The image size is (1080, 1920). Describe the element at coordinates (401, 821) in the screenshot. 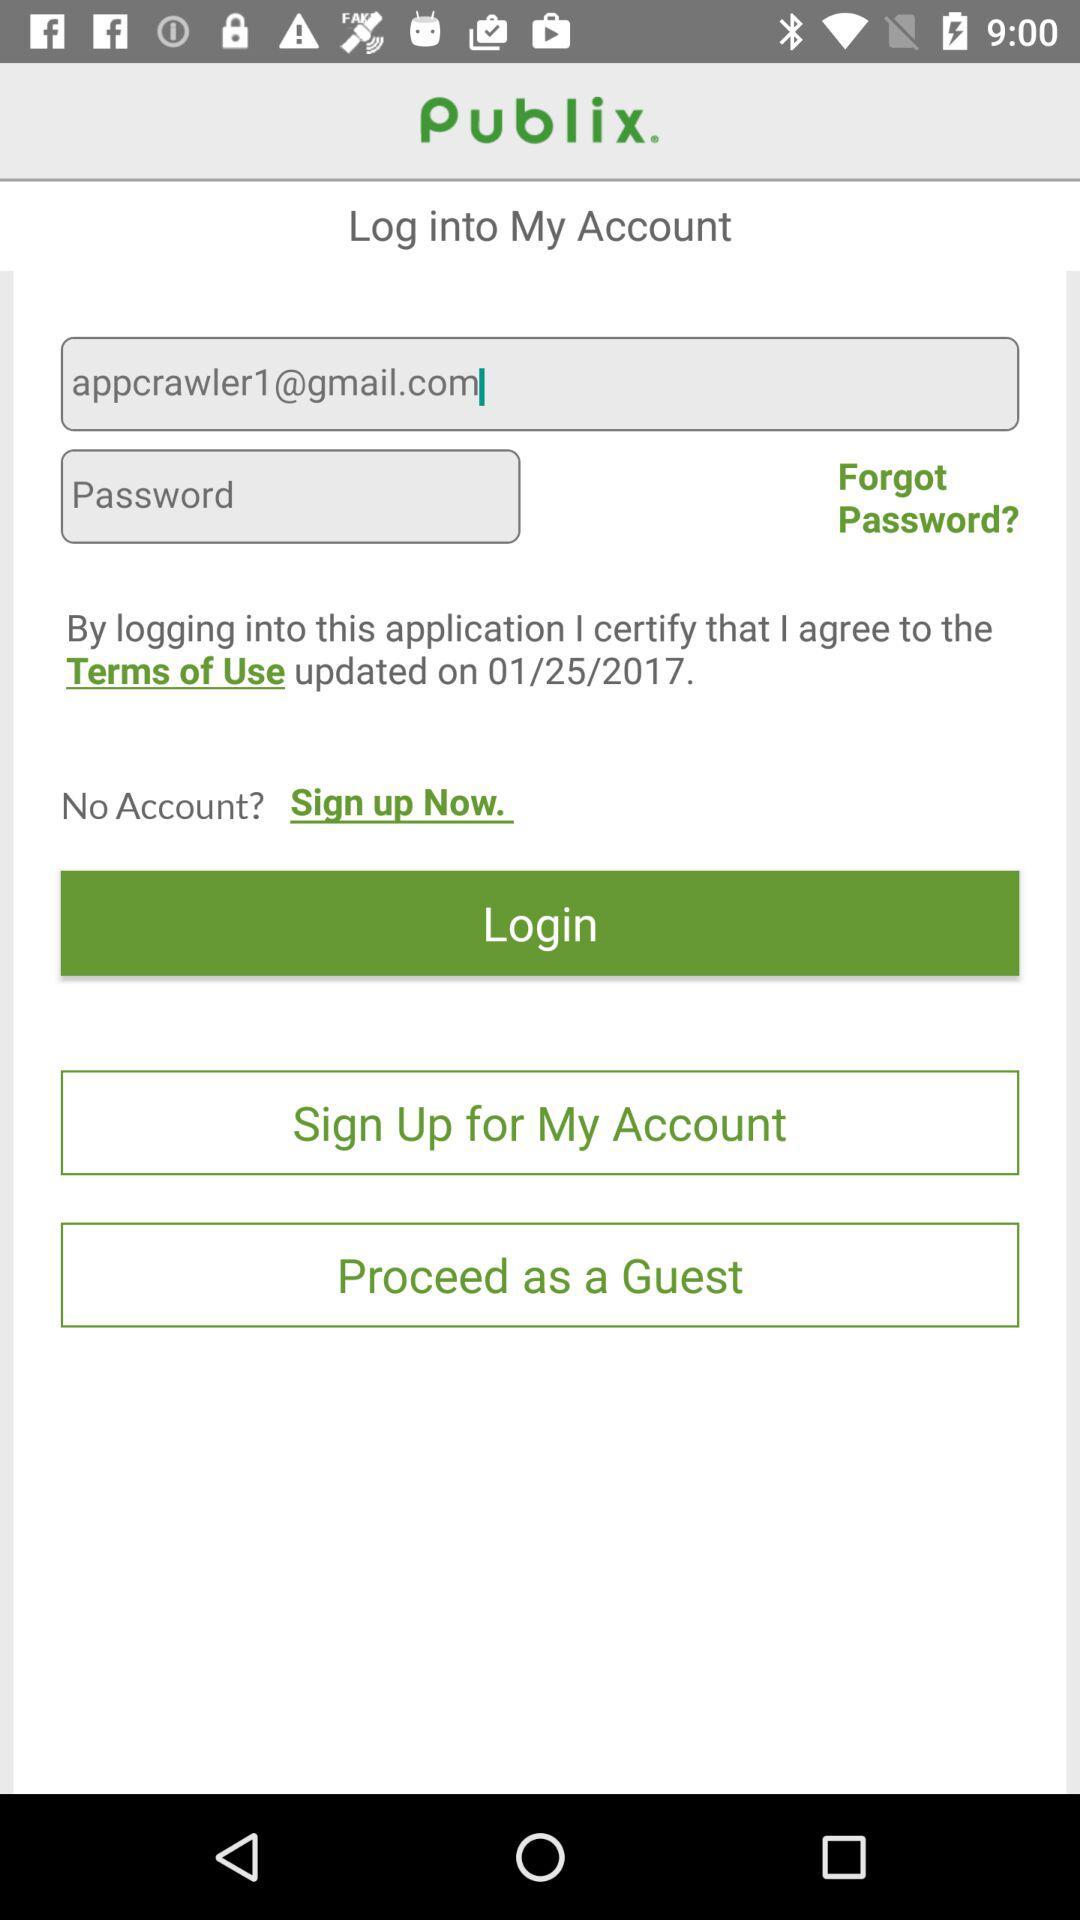

I see `the icon to the right of no account? icon` at that location.